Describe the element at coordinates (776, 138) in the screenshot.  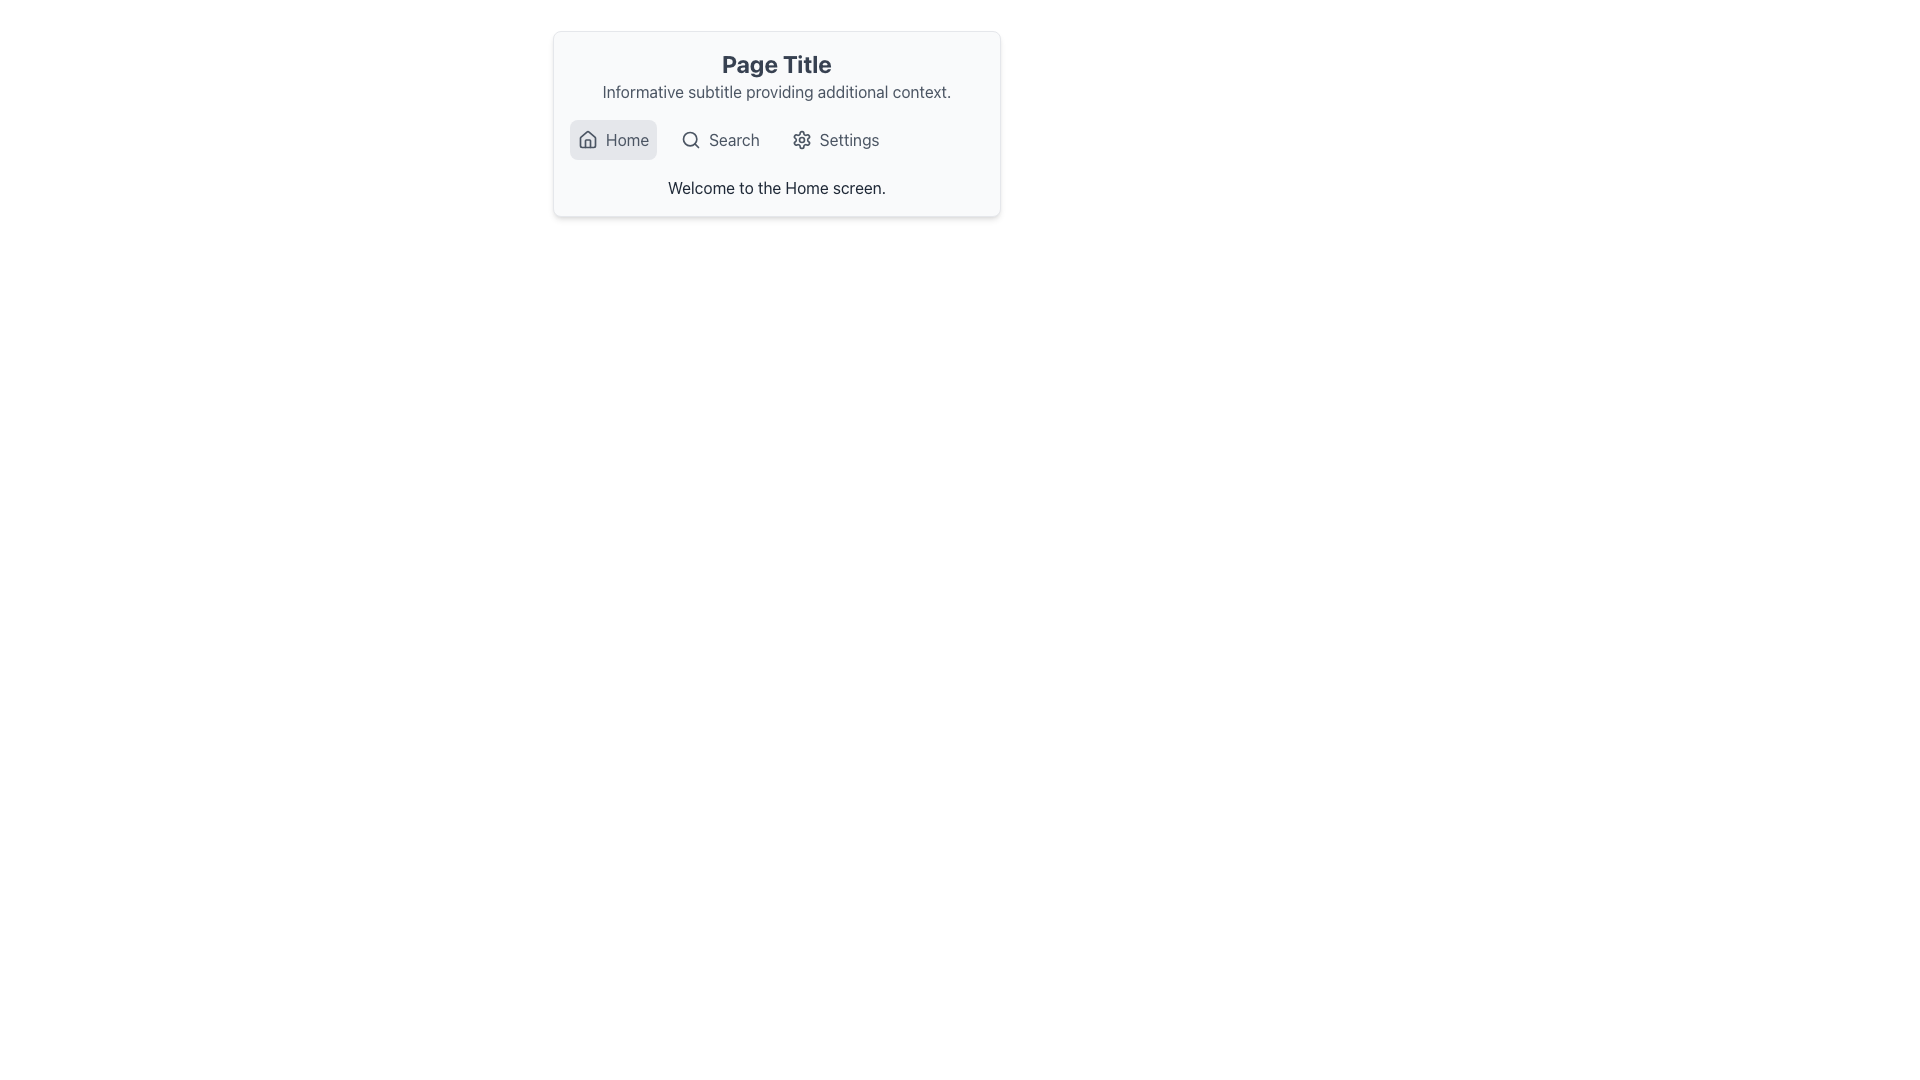
I see `the Navigation Bar to receive visual feedback on the menu items, which include 'Home', 'Search', and 'Settings'` at that location.